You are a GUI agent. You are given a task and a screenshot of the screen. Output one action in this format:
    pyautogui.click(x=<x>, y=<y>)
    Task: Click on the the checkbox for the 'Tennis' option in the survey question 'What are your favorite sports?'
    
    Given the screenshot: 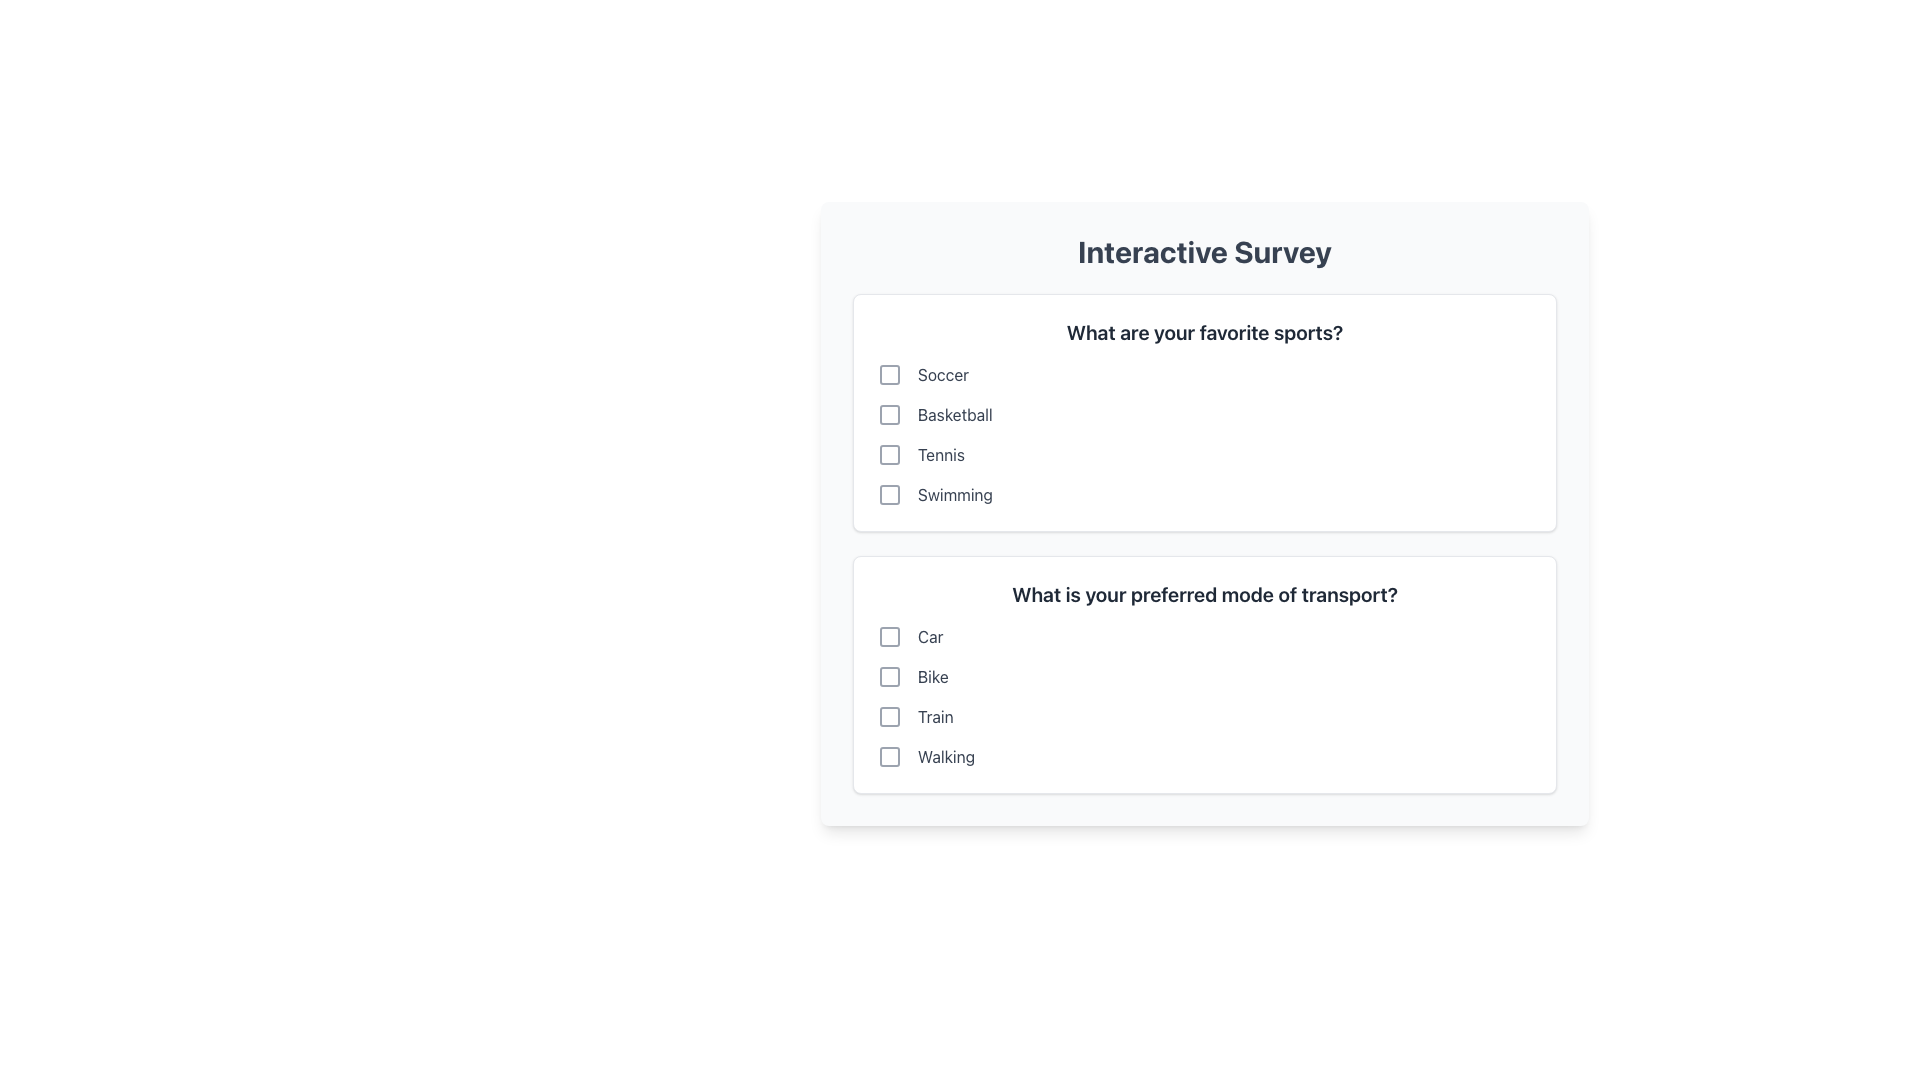 What is the action you would take?
    pyautogui.click(x=888, y=455)
    